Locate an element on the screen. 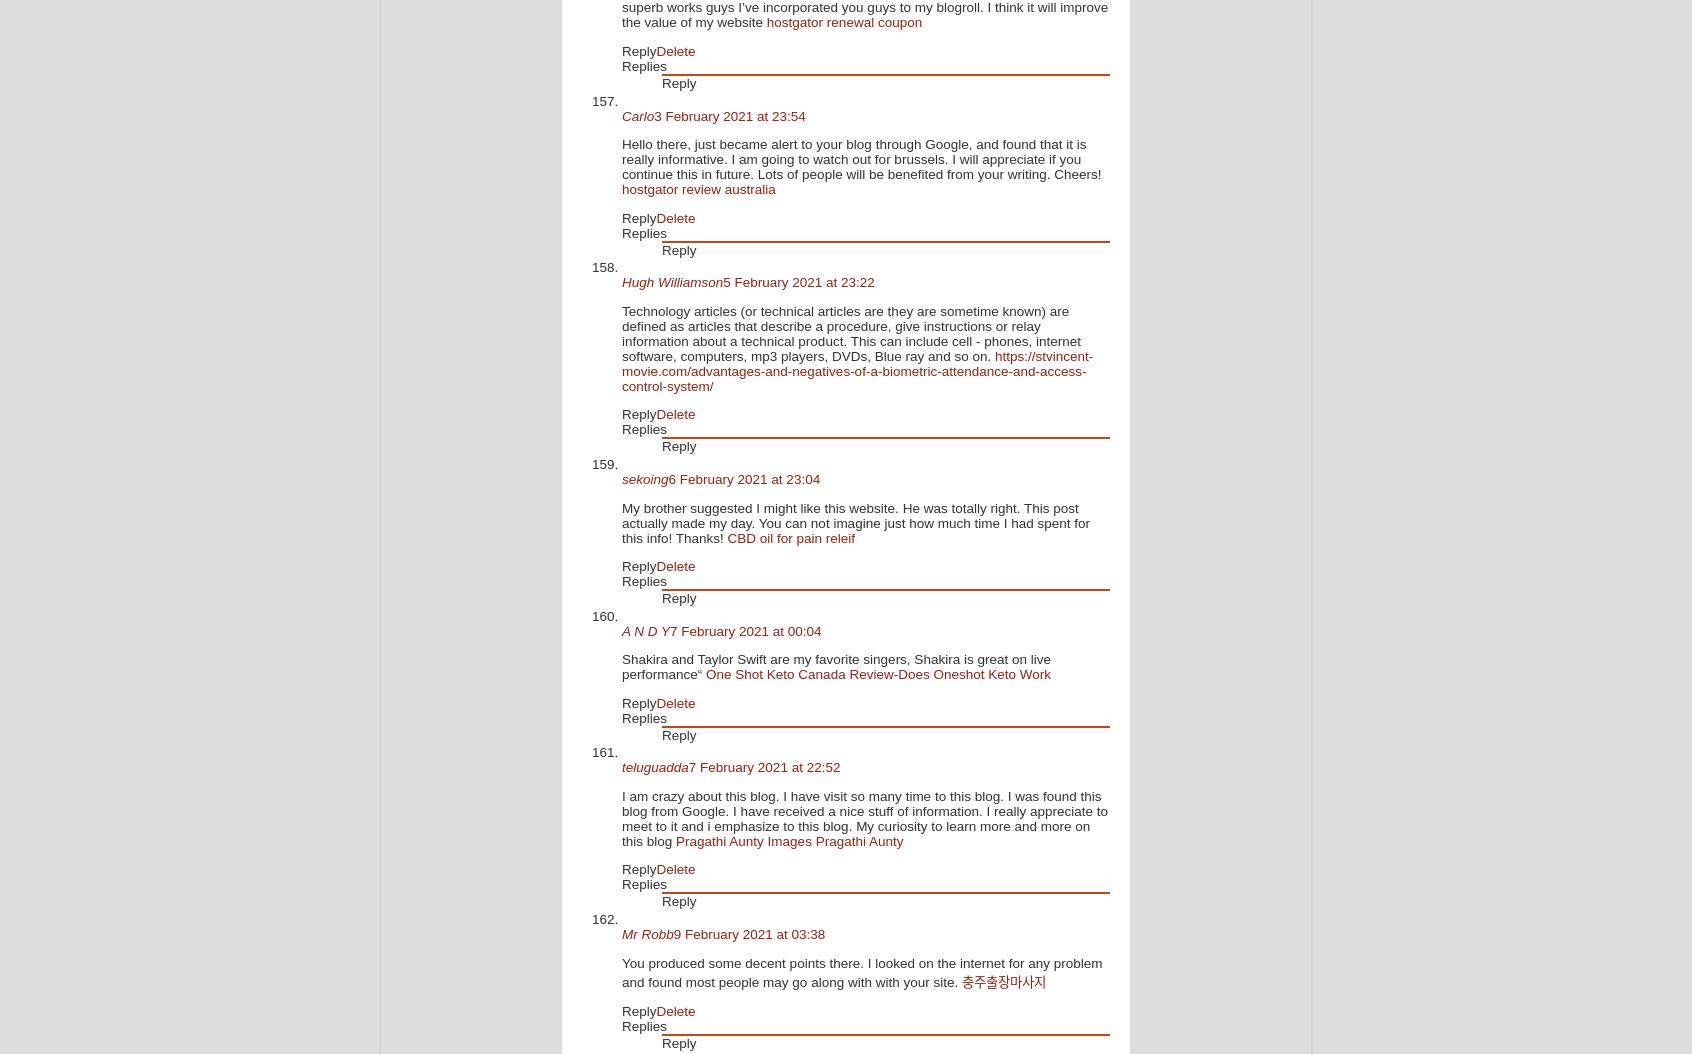 The width and height of the screenshot is (1692, 1054). 'https://stvincent-movie.com/advantages-and-negatives-of-a-biometric-attendance-and-access-control-system/' is located at coordinates (856, 369).